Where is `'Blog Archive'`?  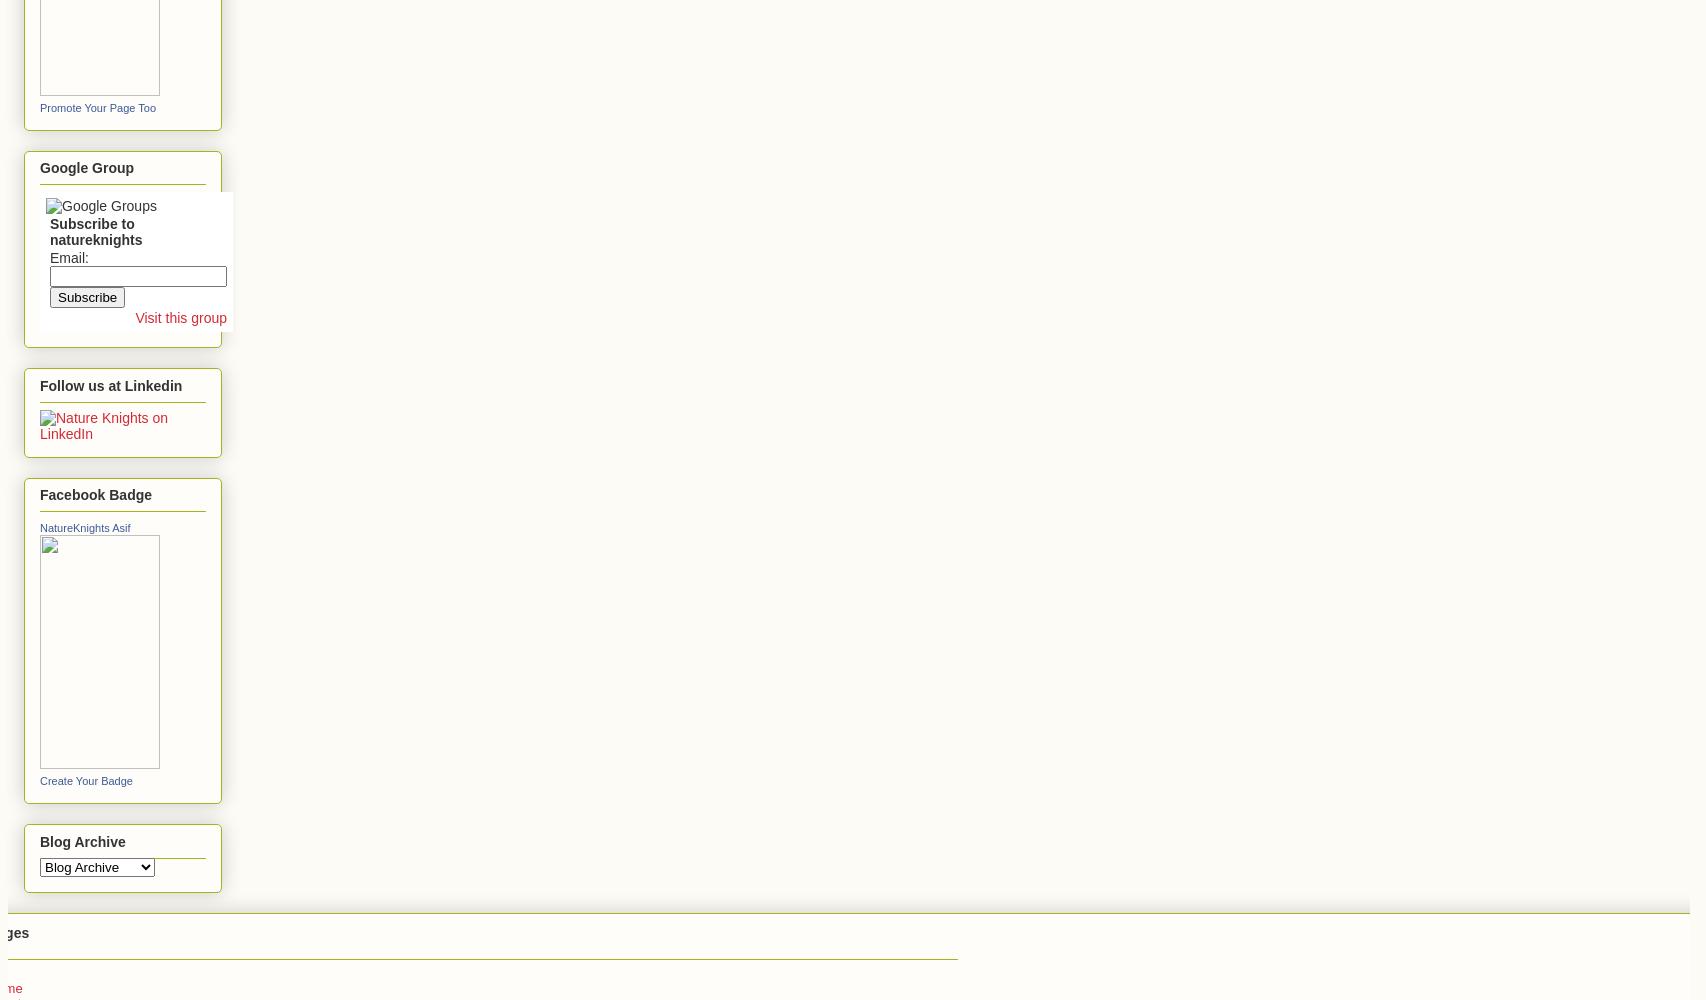
'Blog Archive' is located at coordinates (82, 840).